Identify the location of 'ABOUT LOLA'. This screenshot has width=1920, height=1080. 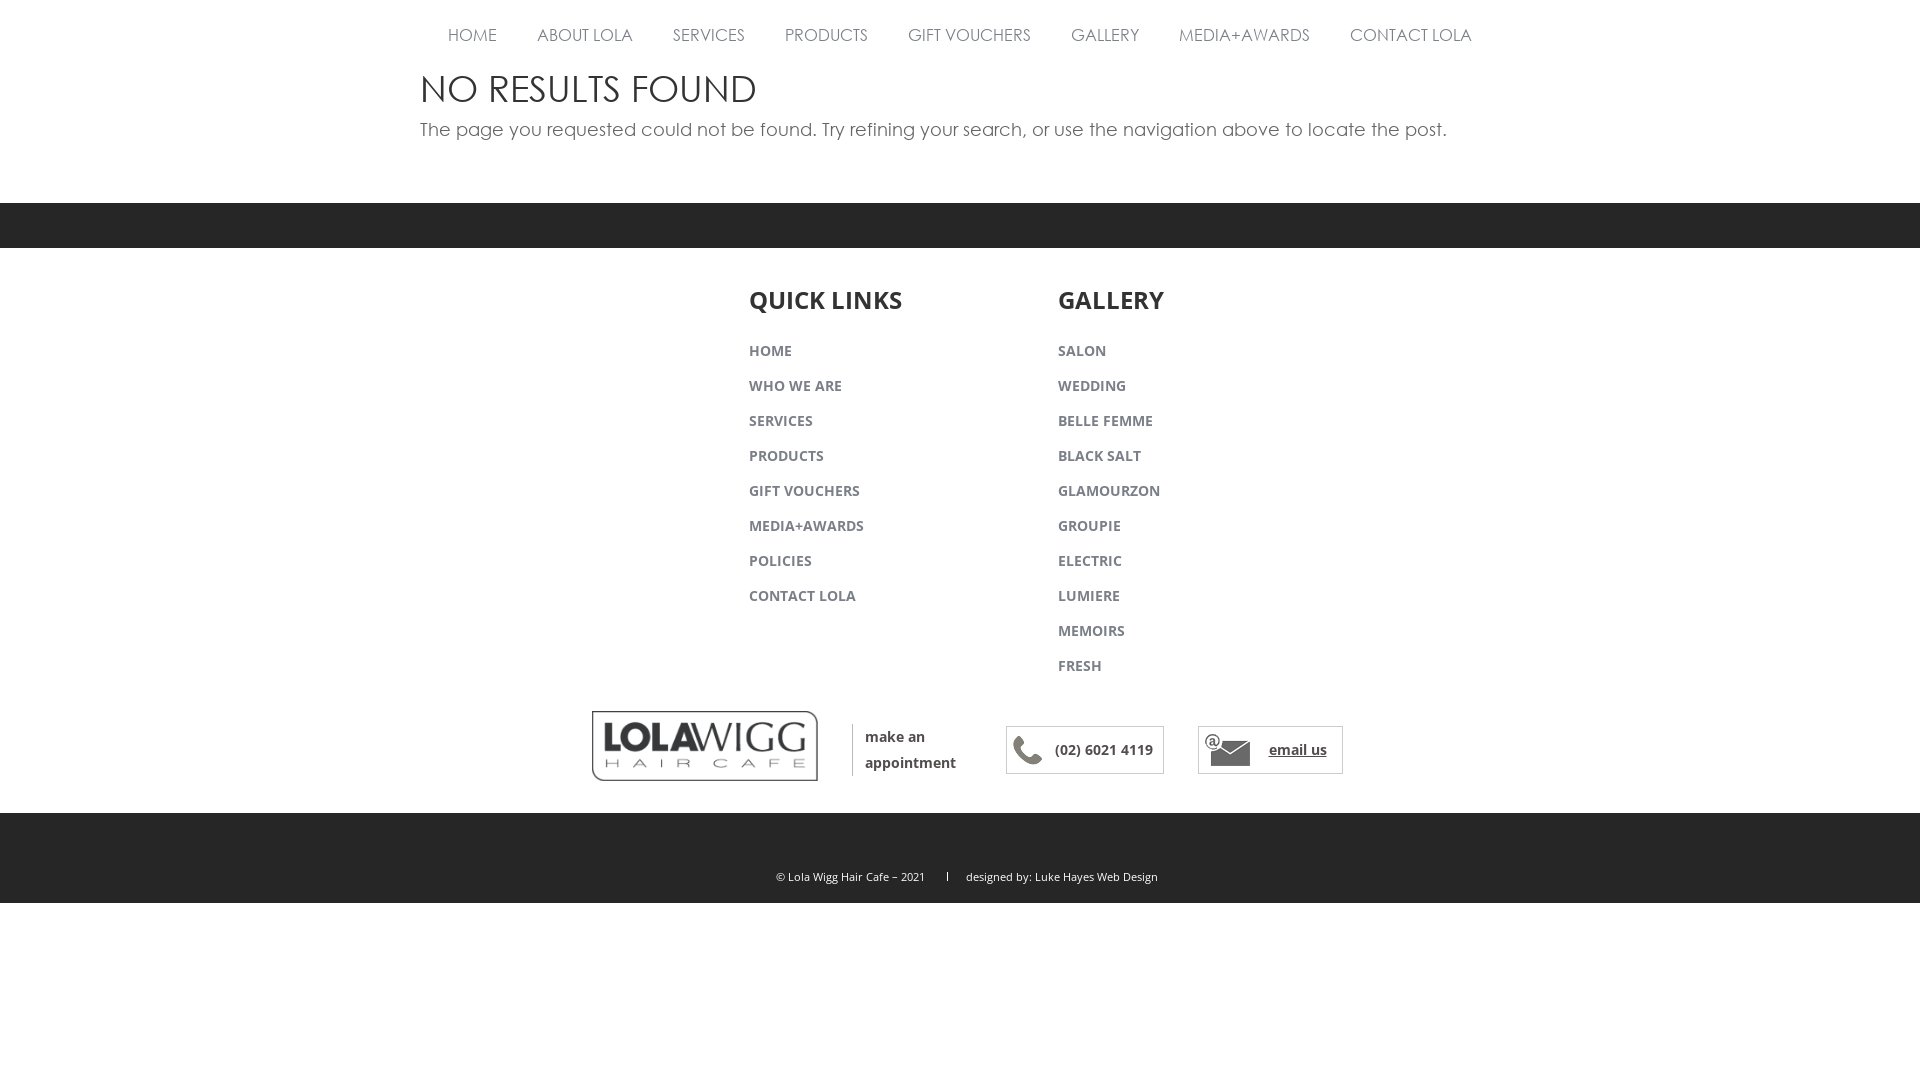
(584, 34).